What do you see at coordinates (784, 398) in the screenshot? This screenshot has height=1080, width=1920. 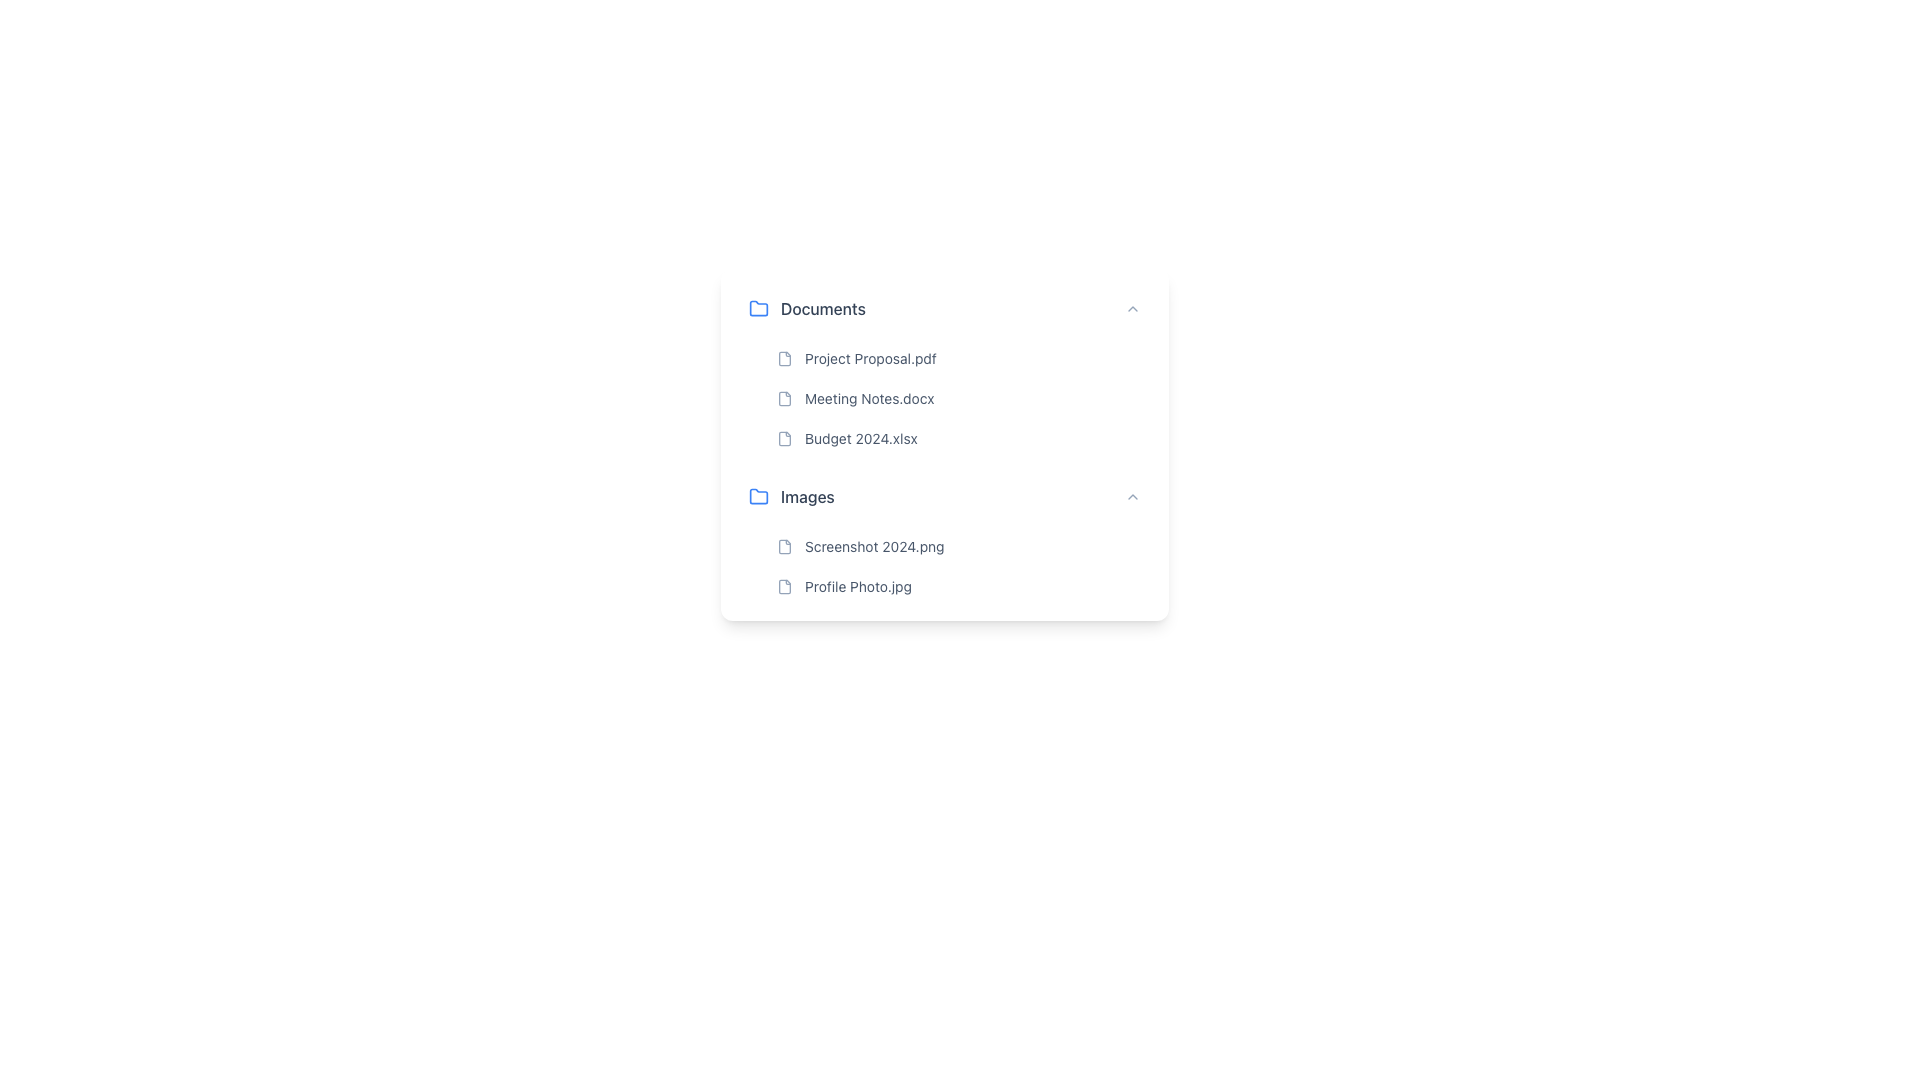 I see `the document icon labeled 'Meeting Notes.docx'` at bounding box center [784, 398].